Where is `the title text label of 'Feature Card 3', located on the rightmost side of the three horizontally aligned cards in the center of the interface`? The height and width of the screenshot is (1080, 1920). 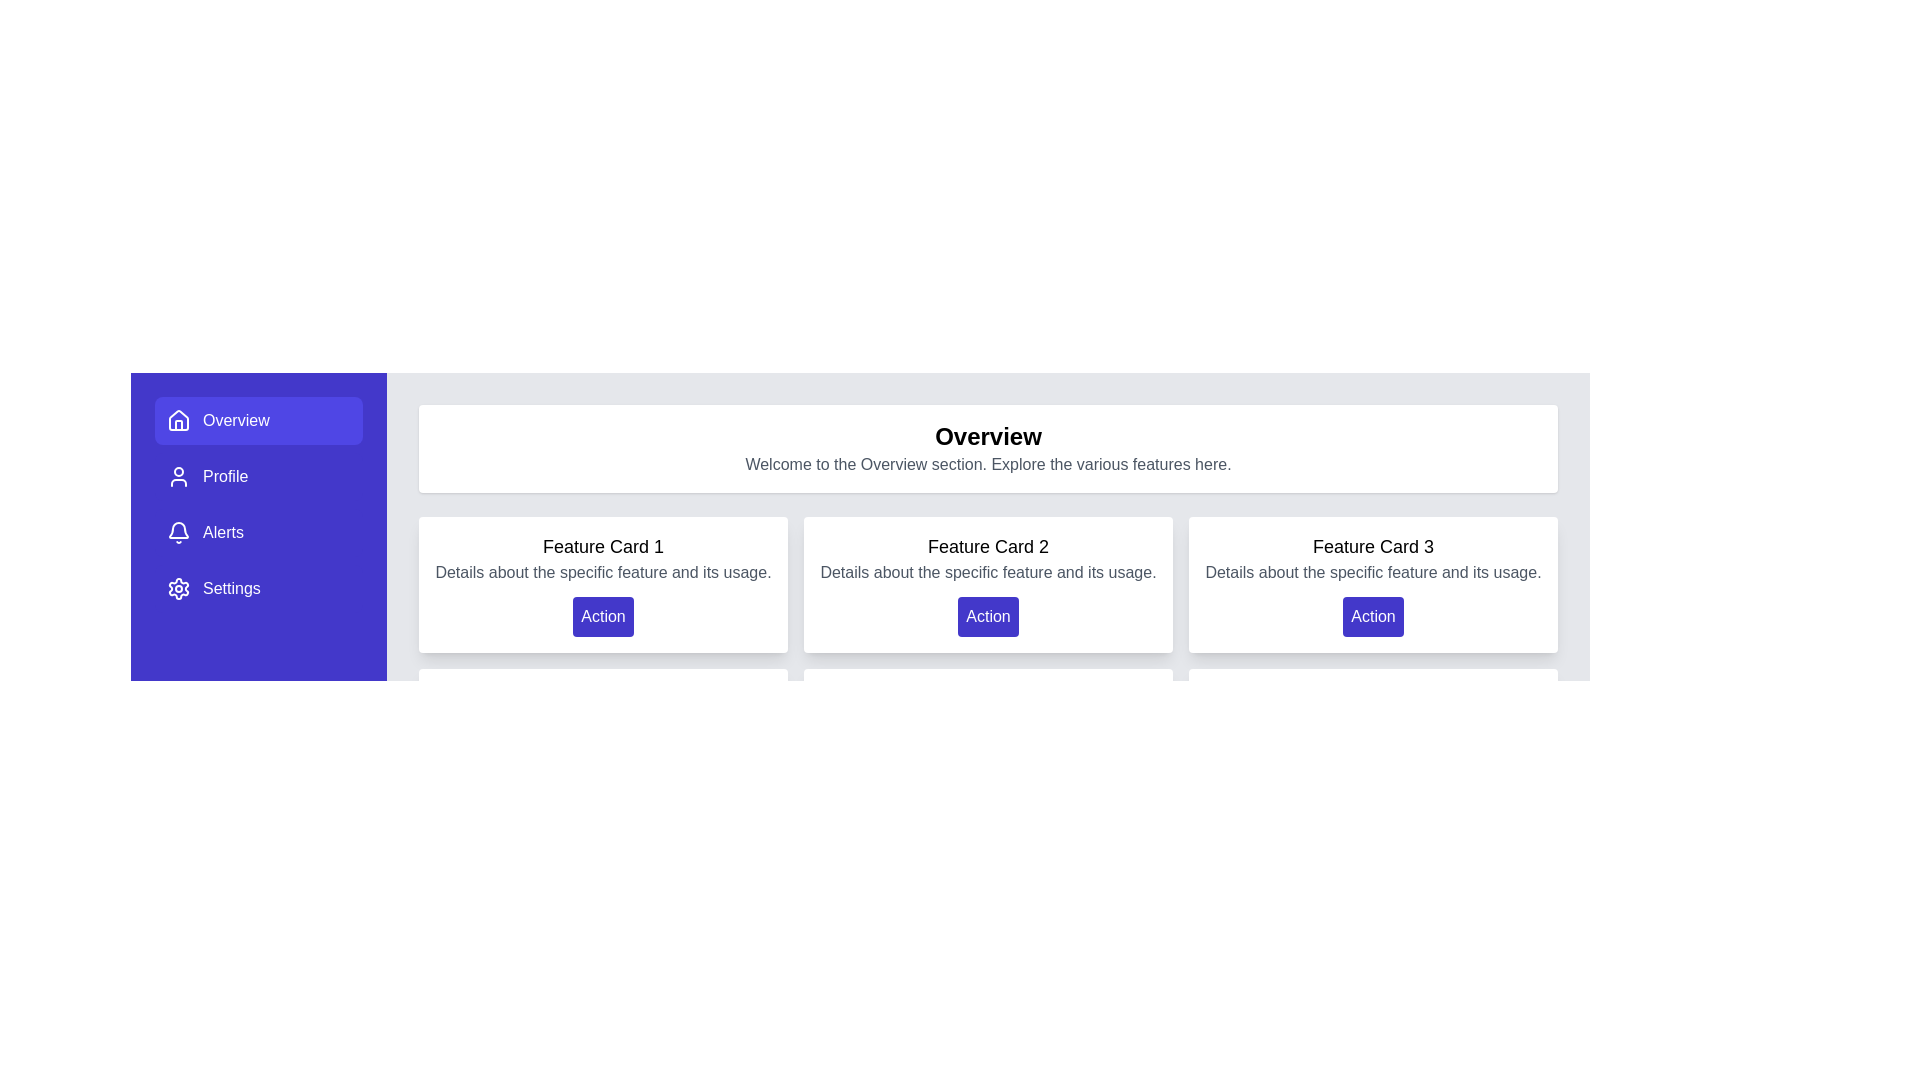 the title text label of 'Feature Card 3', located on the rightmost side of the three horizontally aligned cards in the center of the interface is located at coordinates (1372, 547).